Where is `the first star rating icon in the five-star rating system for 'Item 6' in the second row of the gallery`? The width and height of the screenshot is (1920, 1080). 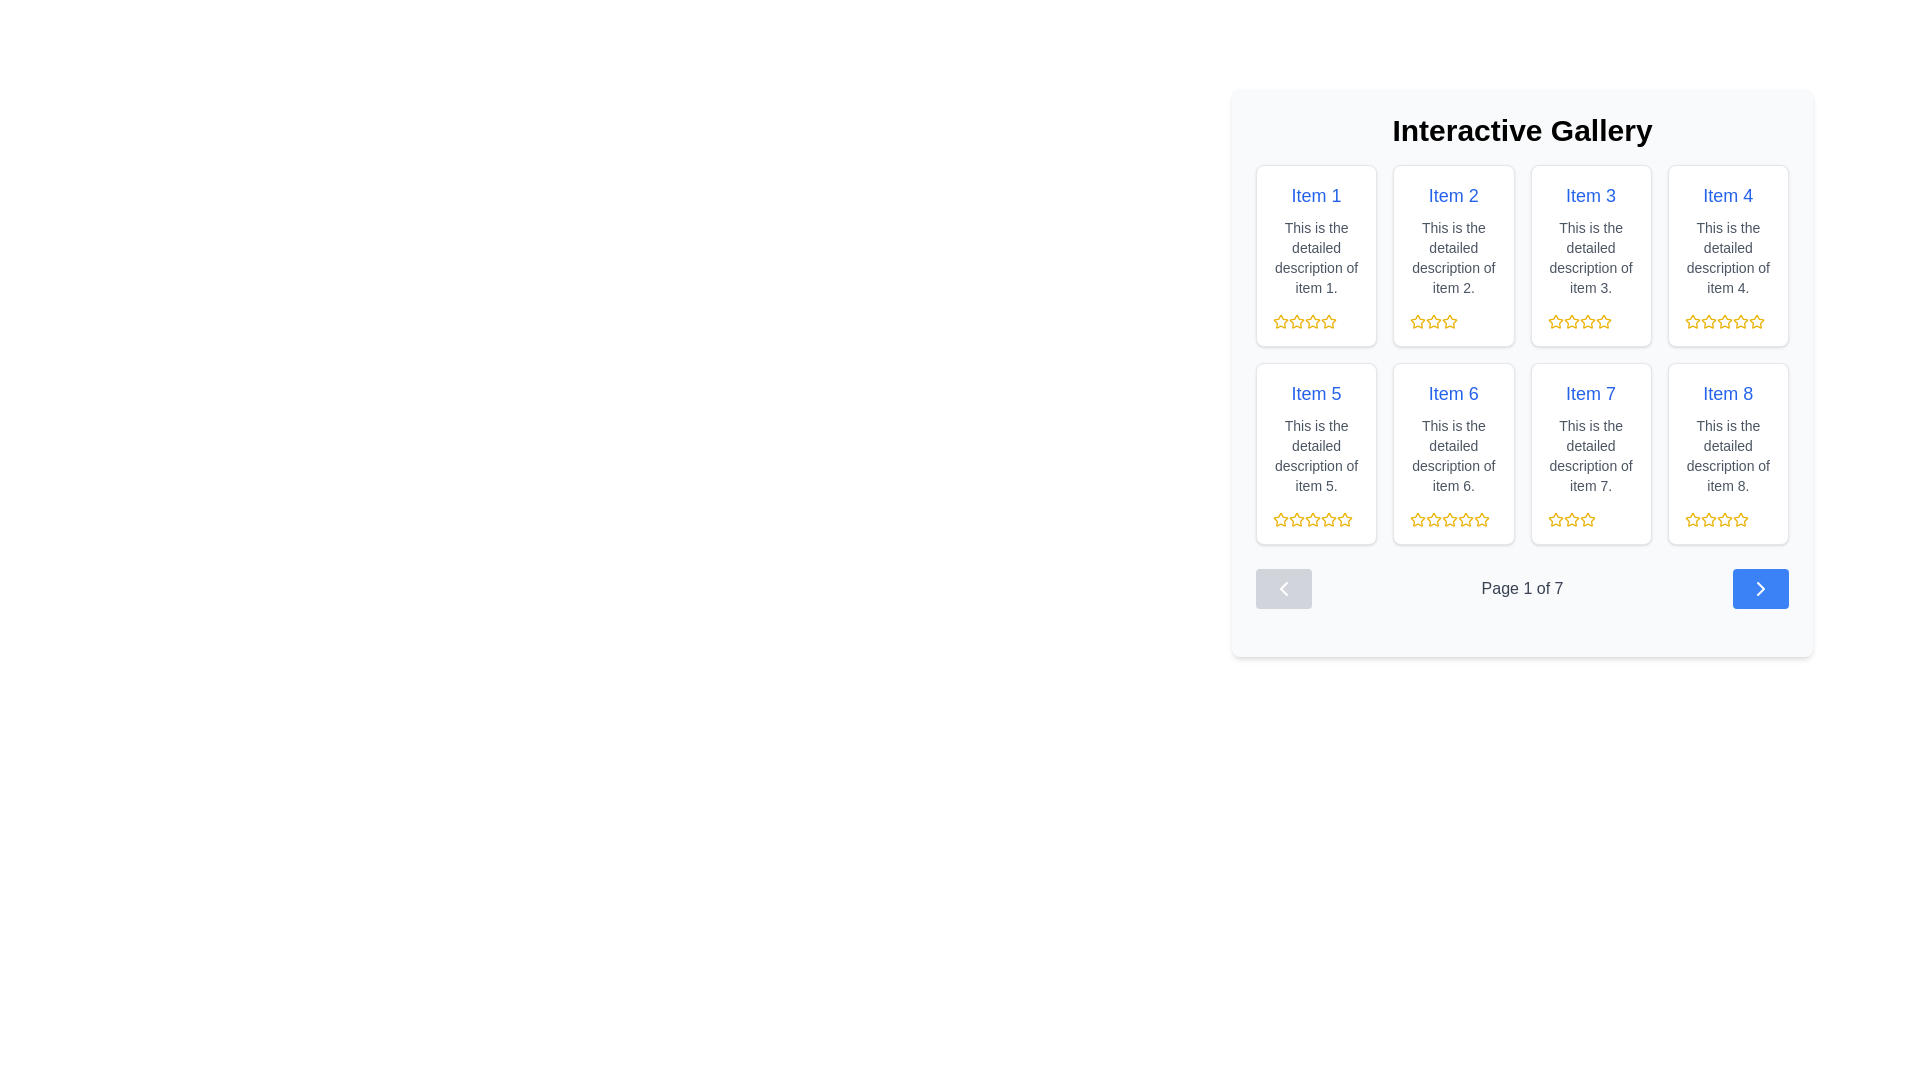
the first star rating icon in the five-star rating system for 'Item 6' in the second row of the gallery is located at coordinates (1417, 519).